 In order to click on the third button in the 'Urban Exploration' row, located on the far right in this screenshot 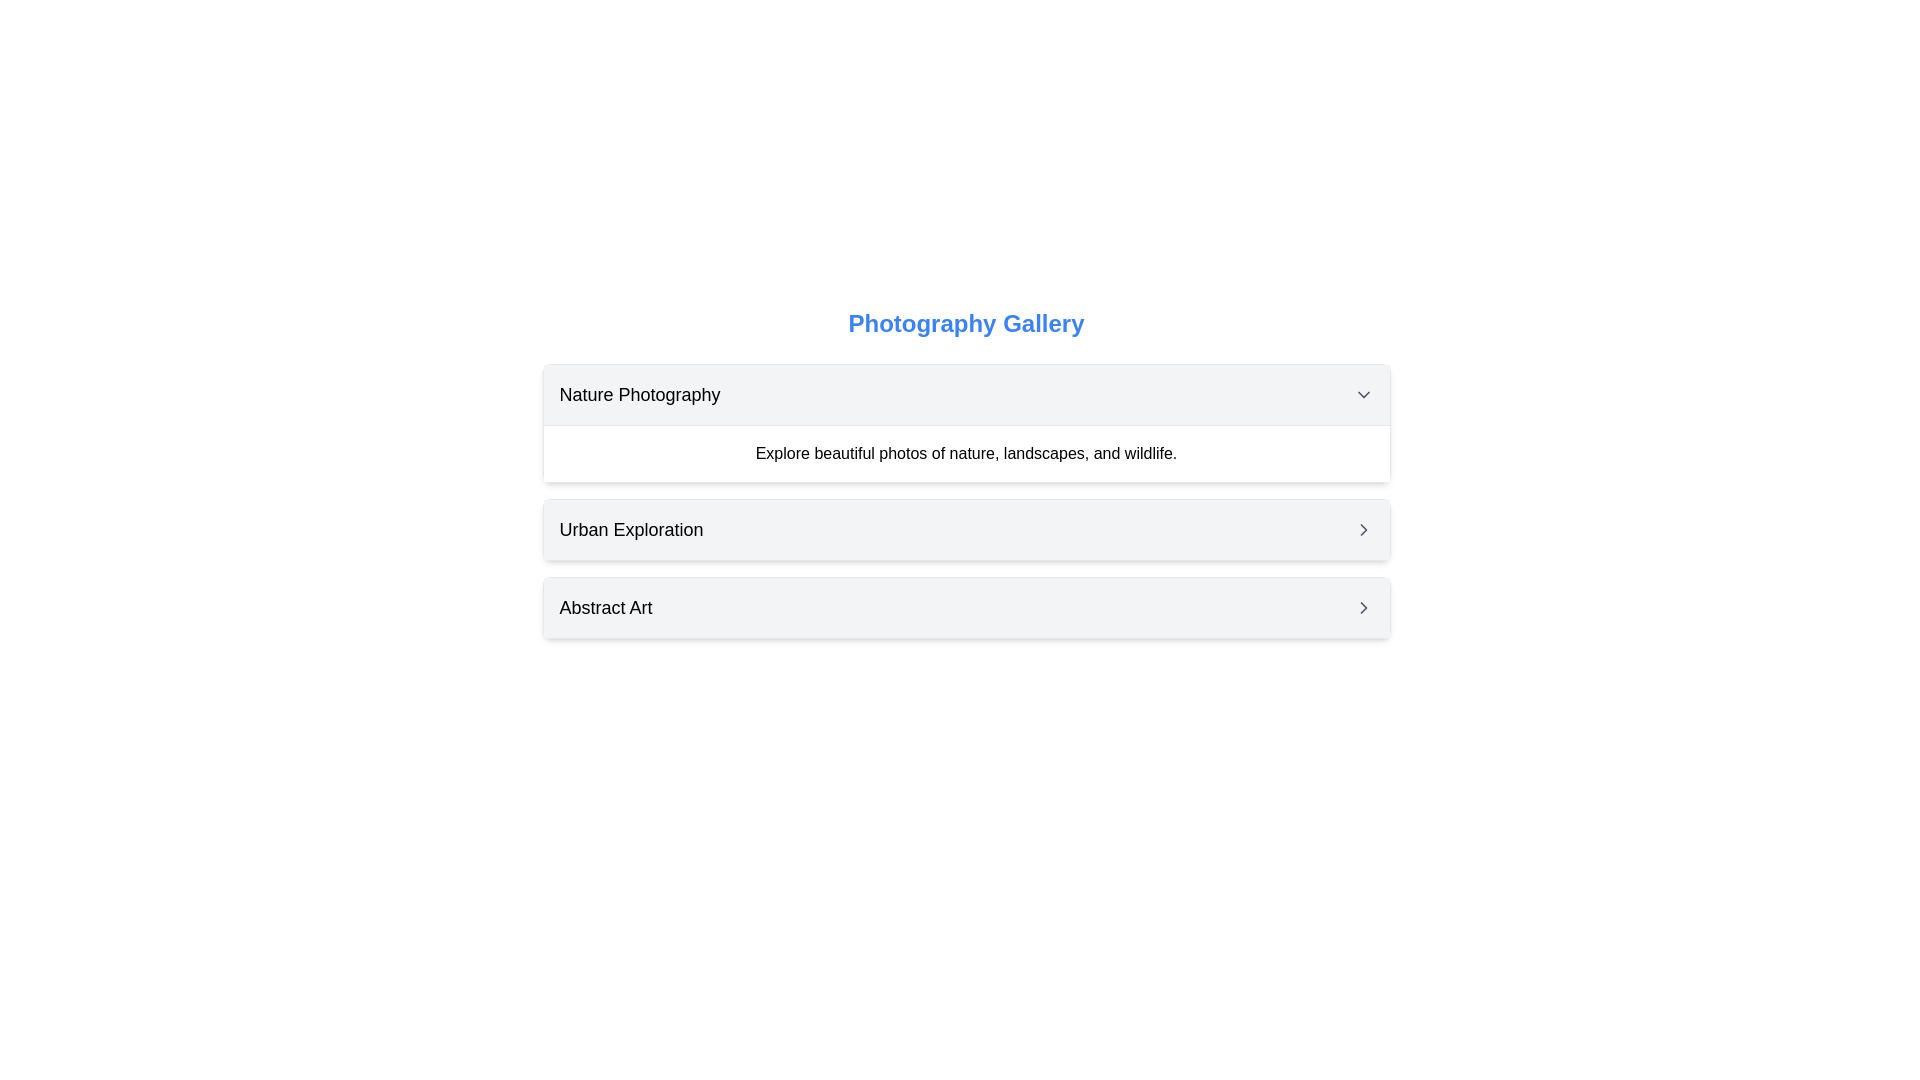, I will do `click(1362, 528)`.